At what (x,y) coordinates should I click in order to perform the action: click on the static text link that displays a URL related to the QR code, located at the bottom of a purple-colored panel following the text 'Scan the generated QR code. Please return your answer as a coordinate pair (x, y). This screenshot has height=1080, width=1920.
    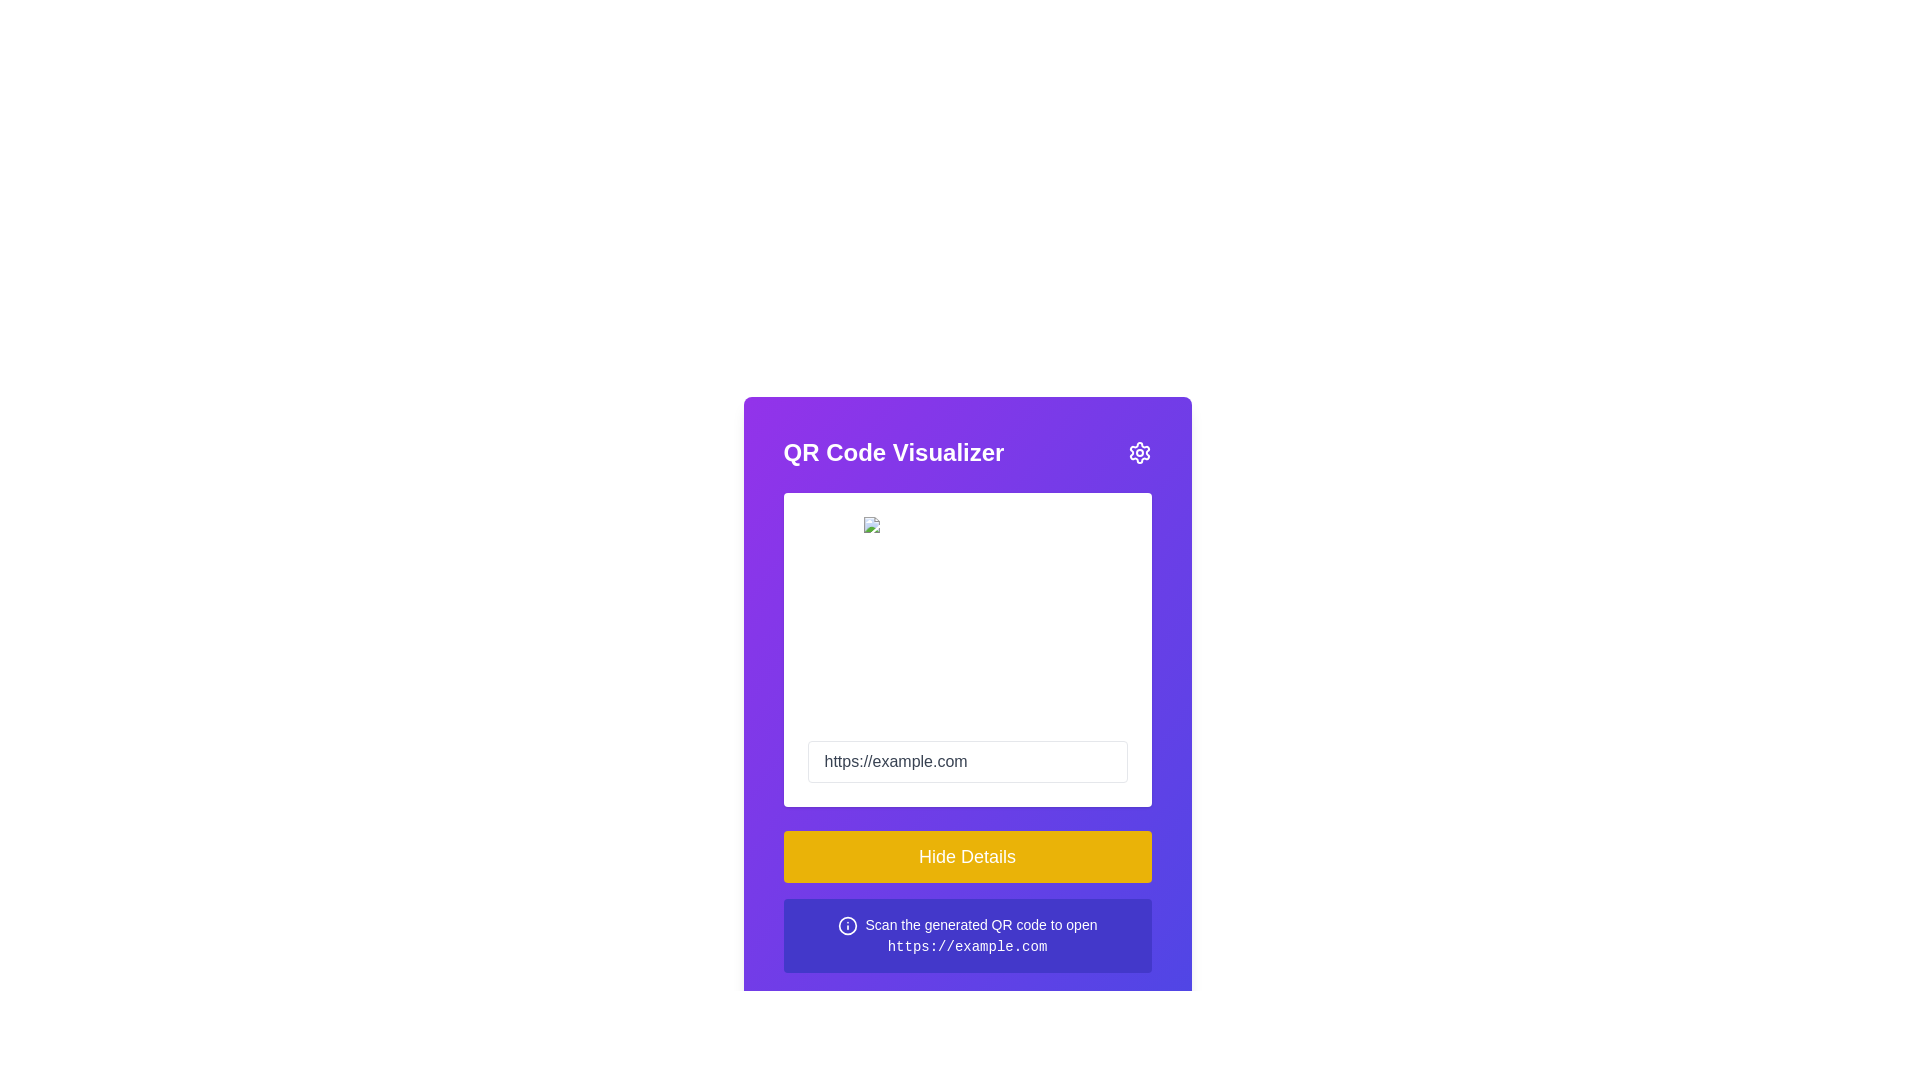
    Looking at the image, I should click on (967, 946).